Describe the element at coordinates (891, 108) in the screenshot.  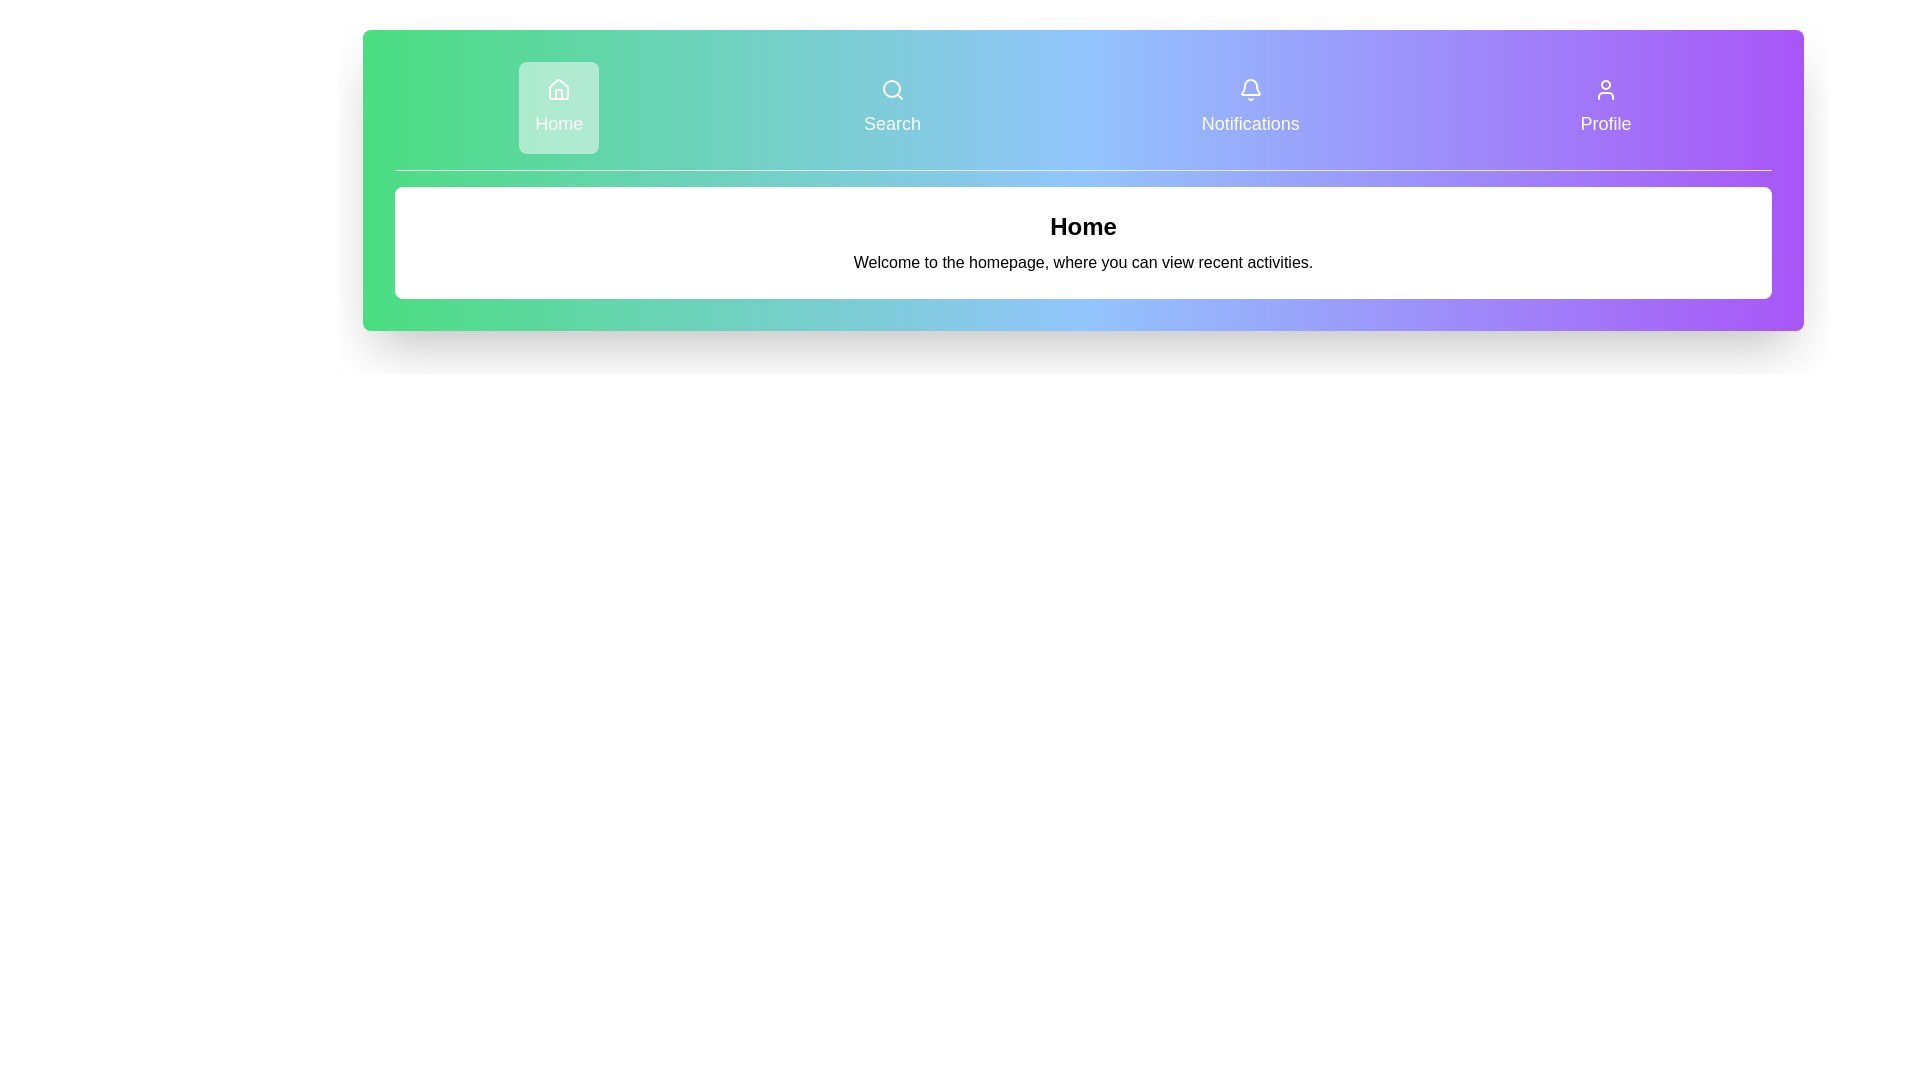
I see `the Search button to observe its hover effect` at that location.